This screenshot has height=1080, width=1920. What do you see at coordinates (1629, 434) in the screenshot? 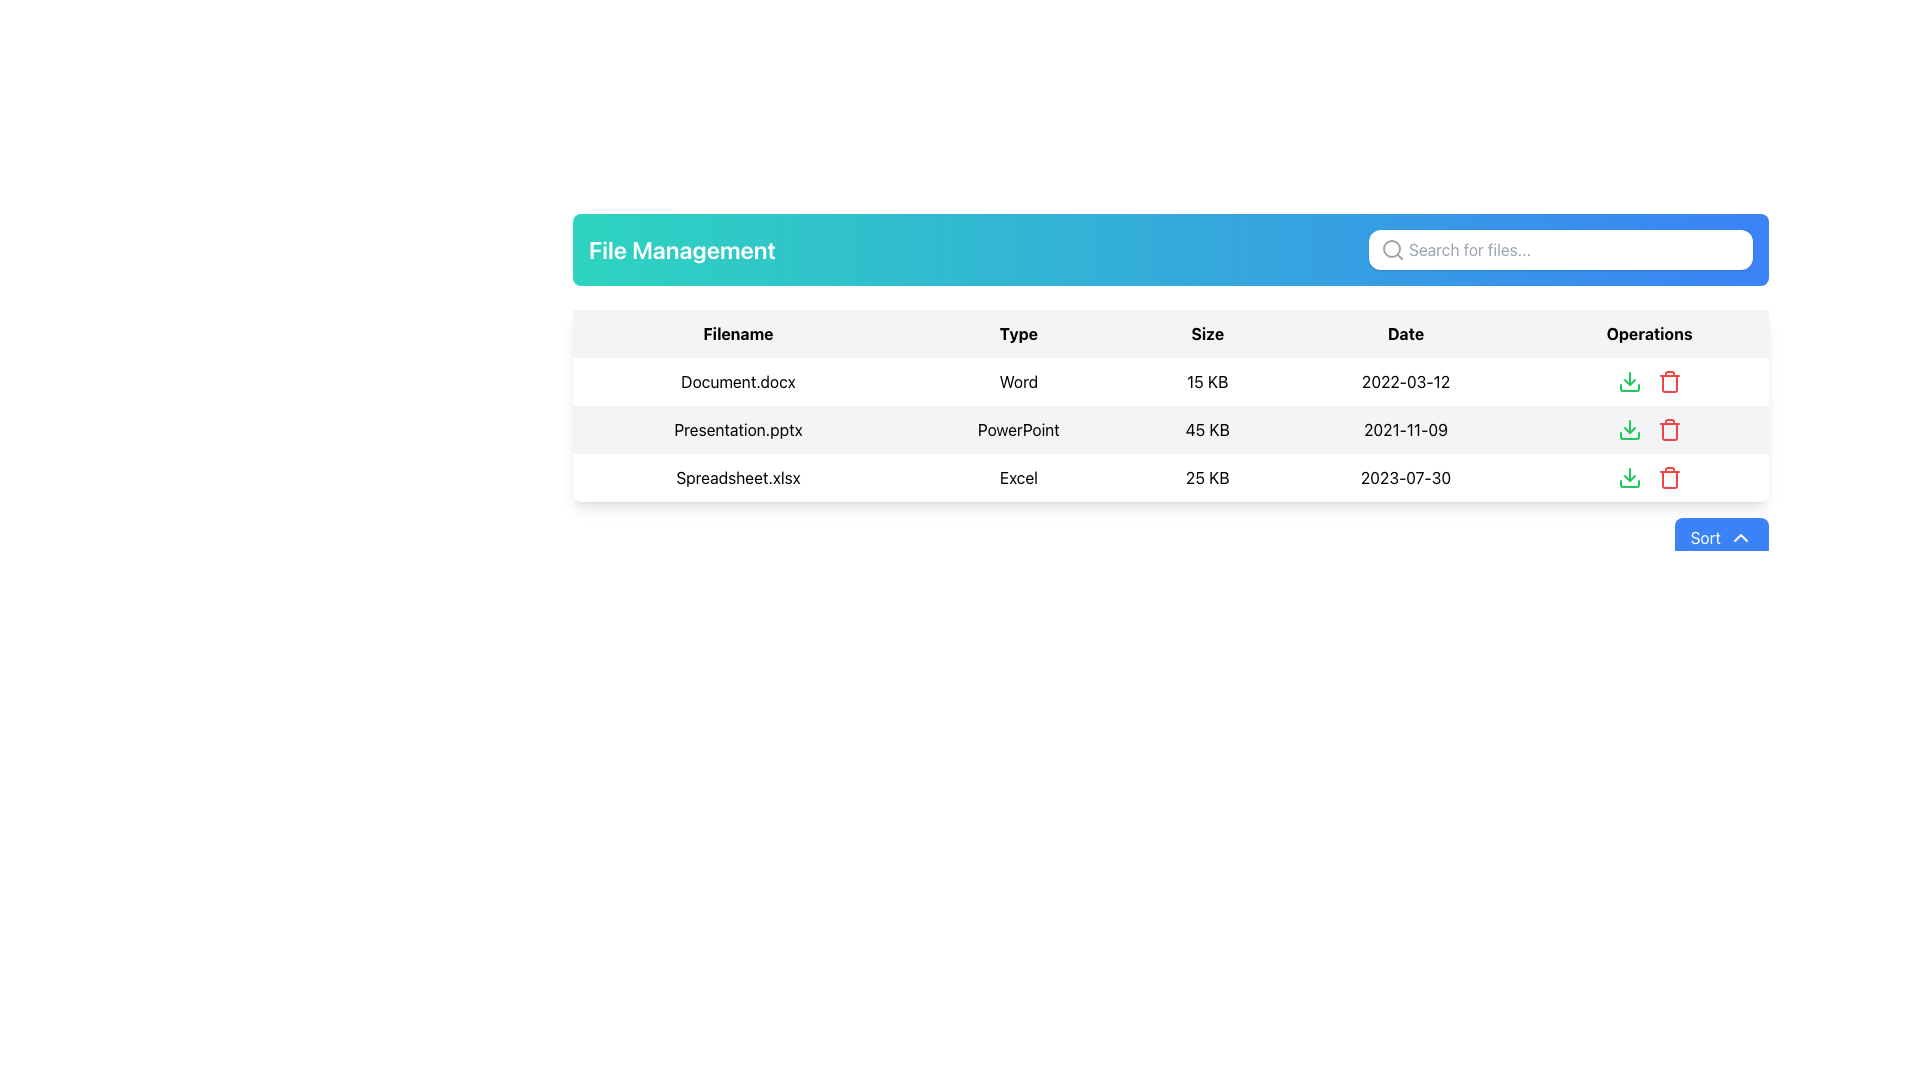
I see `the icon located near the bottom-right portion of the interface, below the last row in the 'Operations' column` at bounding box center [1629, 434].